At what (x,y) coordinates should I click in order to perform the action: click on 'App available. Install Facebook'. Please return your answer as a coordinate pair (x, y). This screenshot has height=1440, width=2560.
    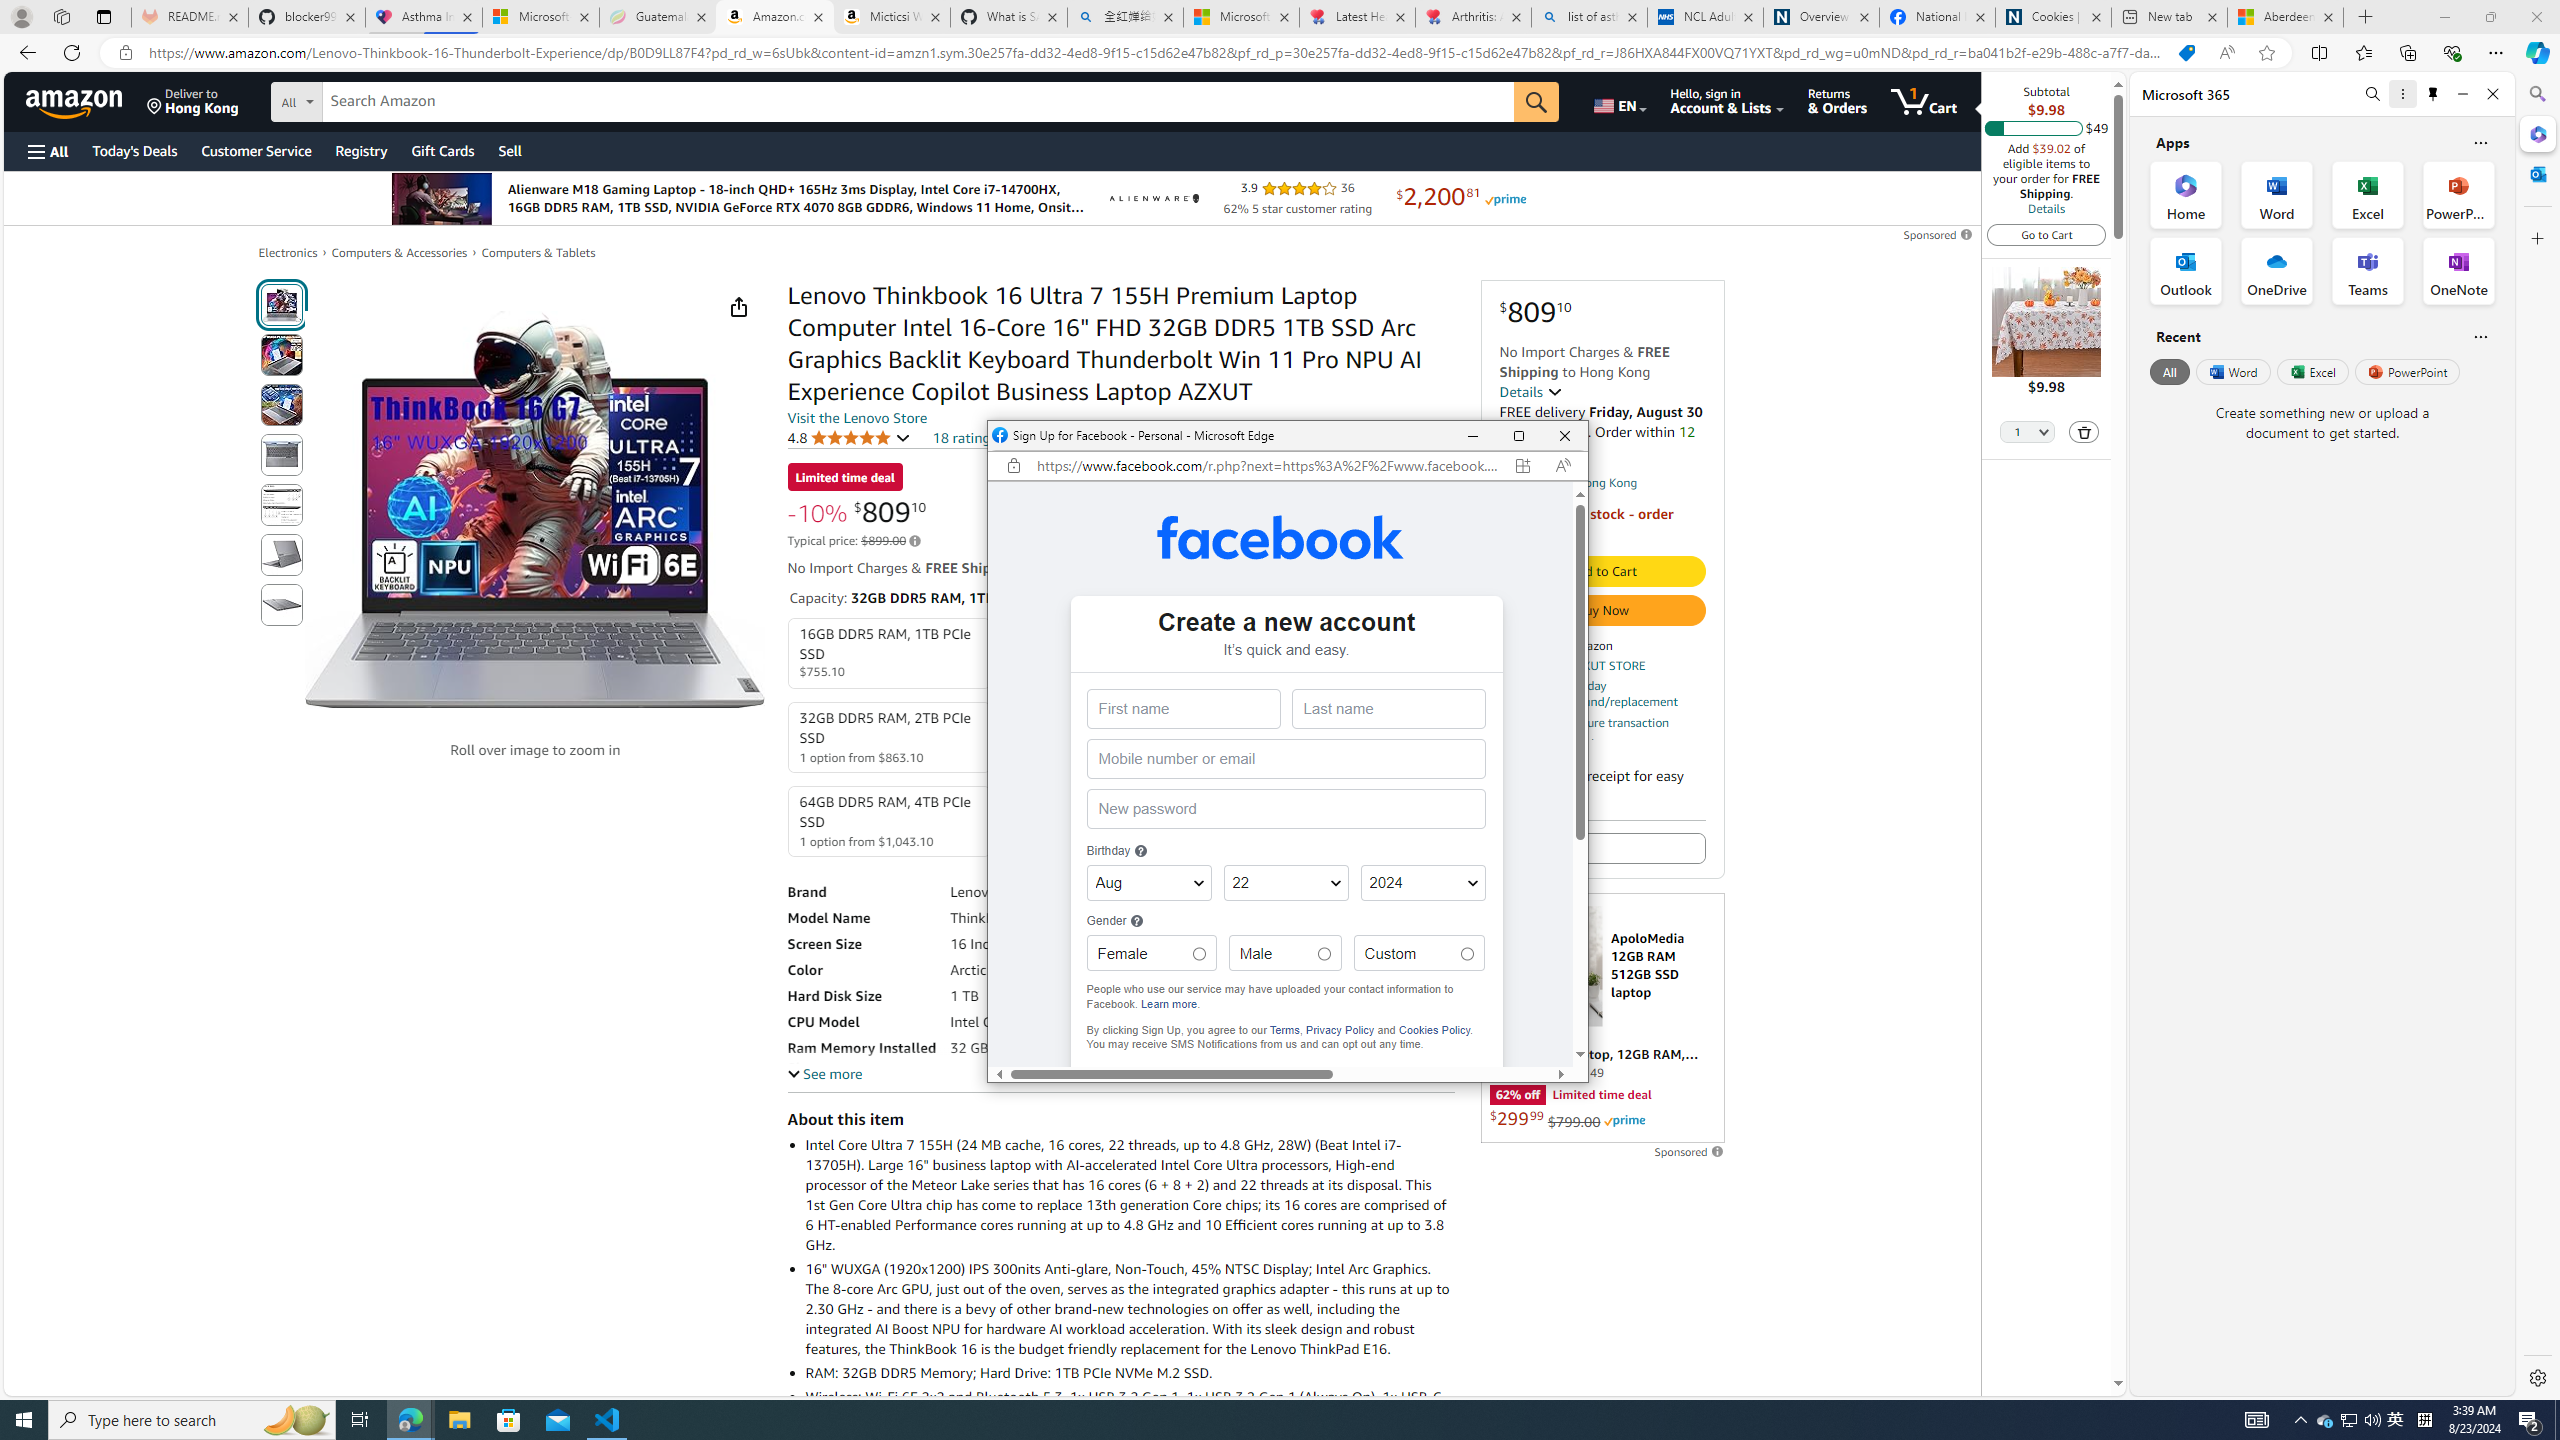
    Looking at the image, I should click on (1522, 466).